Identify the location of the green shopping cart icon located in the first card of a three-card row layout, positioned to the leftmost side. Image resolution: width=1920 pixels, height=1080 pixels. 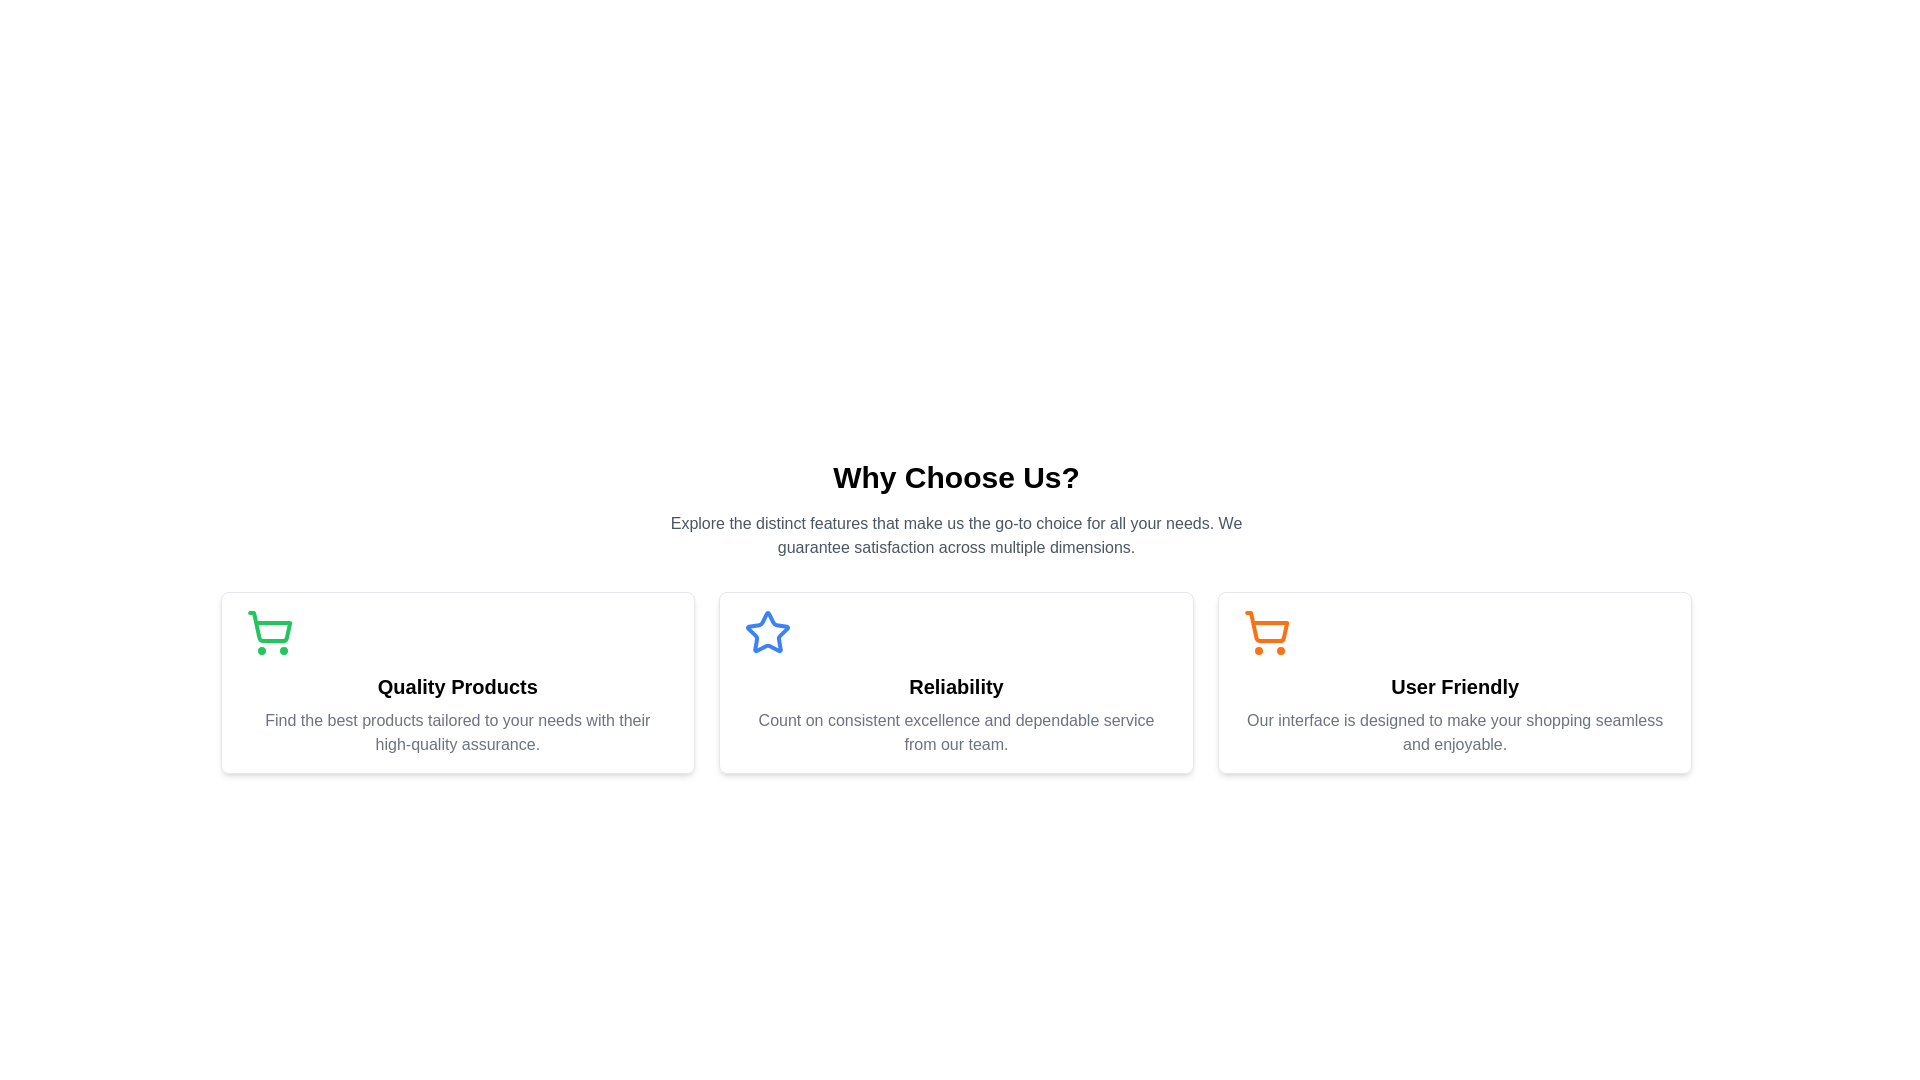
(268, 632).